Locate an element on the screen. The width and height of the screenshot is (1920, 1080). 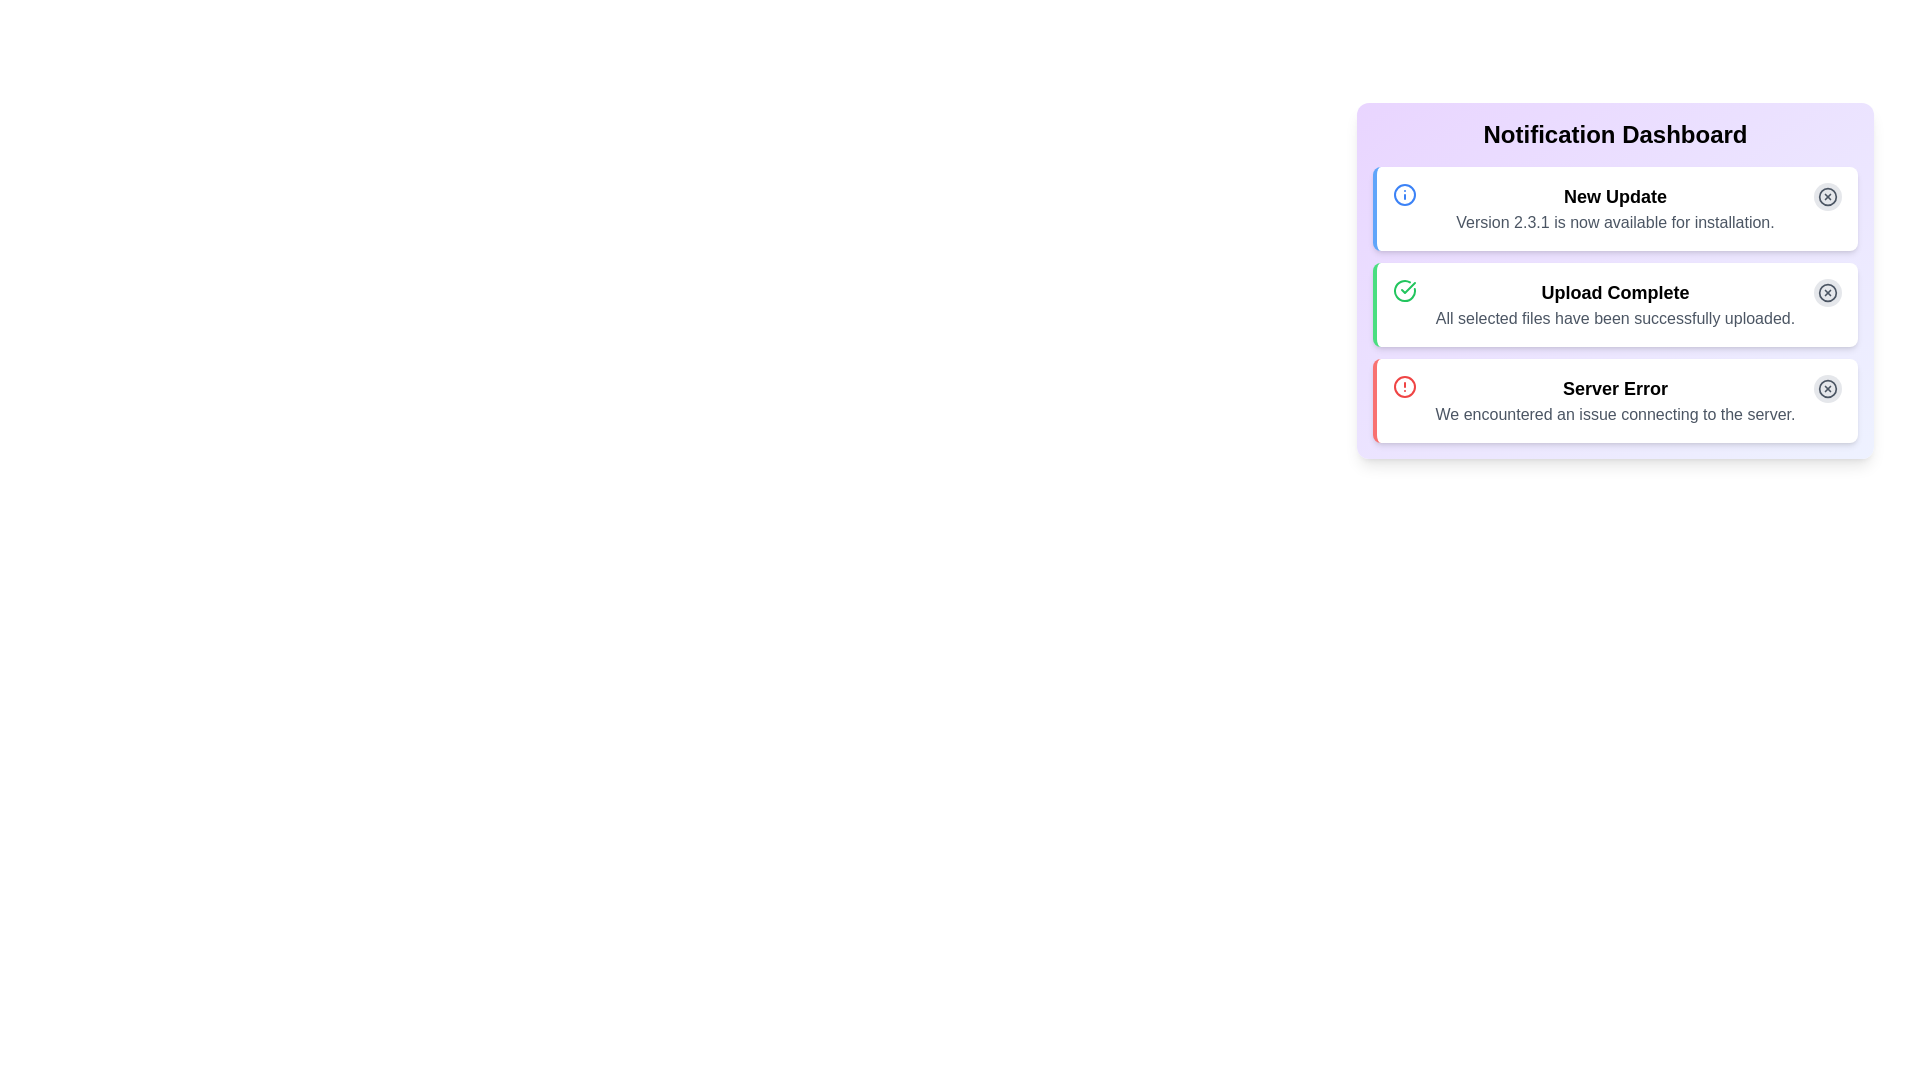
the circular button with an 'X' icon in the top-right corner of the 'Upload Complete' notification box to change its background color is located at coordinates (1828, 293).